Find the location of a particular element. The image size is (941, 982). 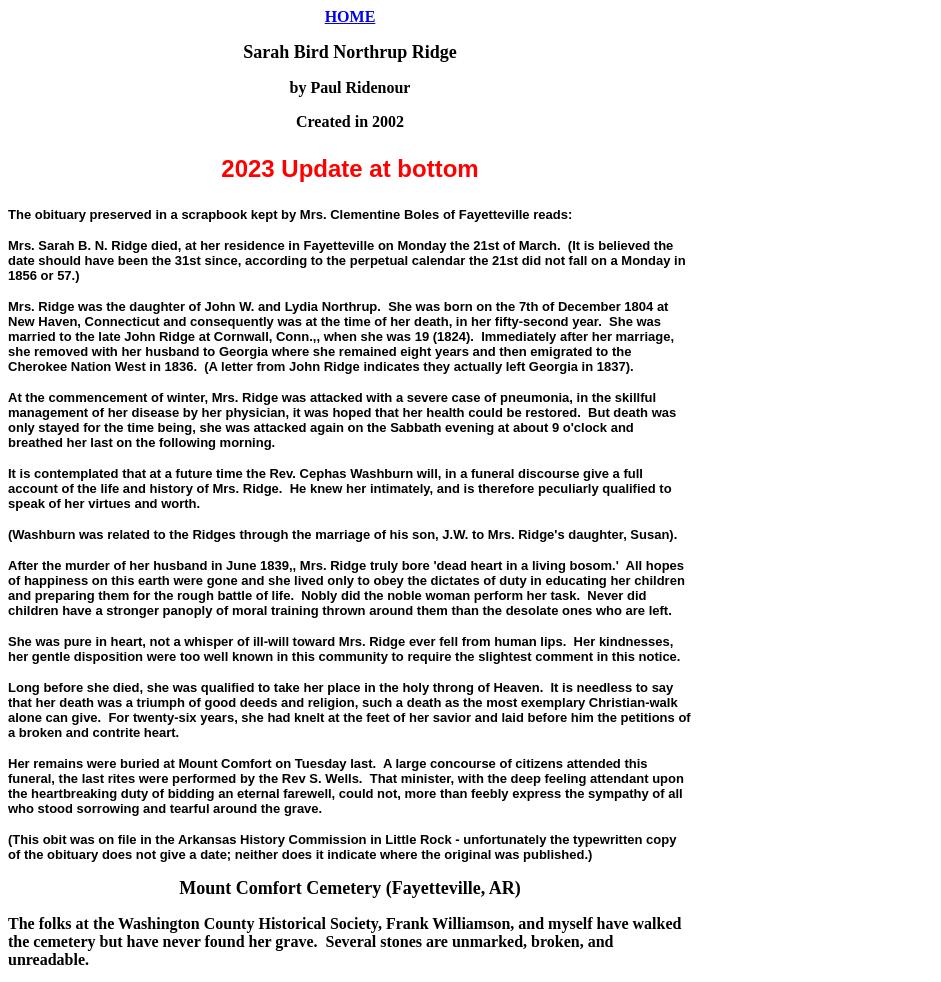

'After the

murder of her husband in June 1839,, Mrs. Ridge truly bore 'dead

heart in a living bosom.'  All hopes of happiness on this

earth were gone and she lived only to obey the dictates of duty

in educating her children and preparing them for the rough battle

of life.  Nobly did the noble woman perform her task.

 Never did children have a stronger panoply of moral

training thrown around them than the desolate ones who are left.' is located at coordinates (346, 587).